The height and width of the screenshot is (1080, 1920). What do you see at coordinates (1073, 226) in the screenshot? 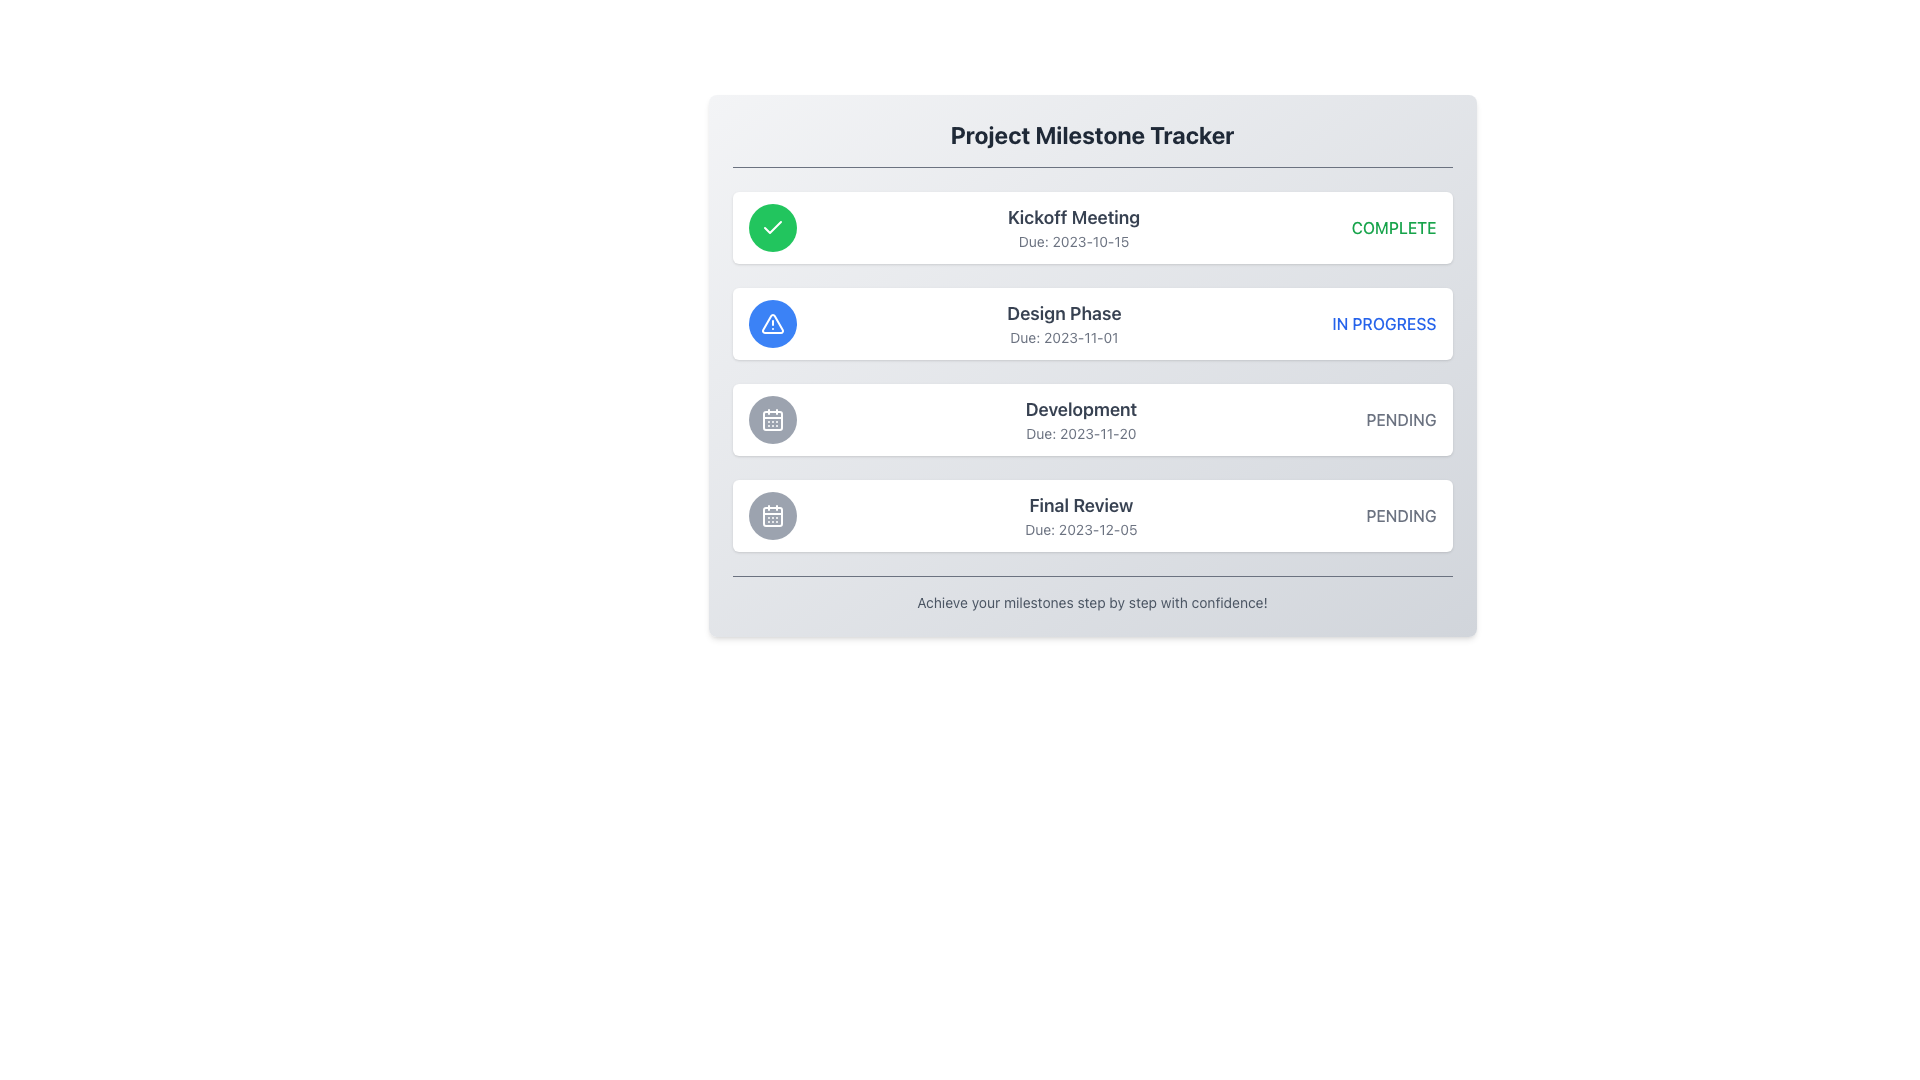
I see `the text label that displays 'Kickoff Meeting' and 'Due: 2023-10-15', located within the card structure labeled 'Kickoff Meeting Due: 2023-10-15 COMPLETE'` at bounding box center [1073, 226].